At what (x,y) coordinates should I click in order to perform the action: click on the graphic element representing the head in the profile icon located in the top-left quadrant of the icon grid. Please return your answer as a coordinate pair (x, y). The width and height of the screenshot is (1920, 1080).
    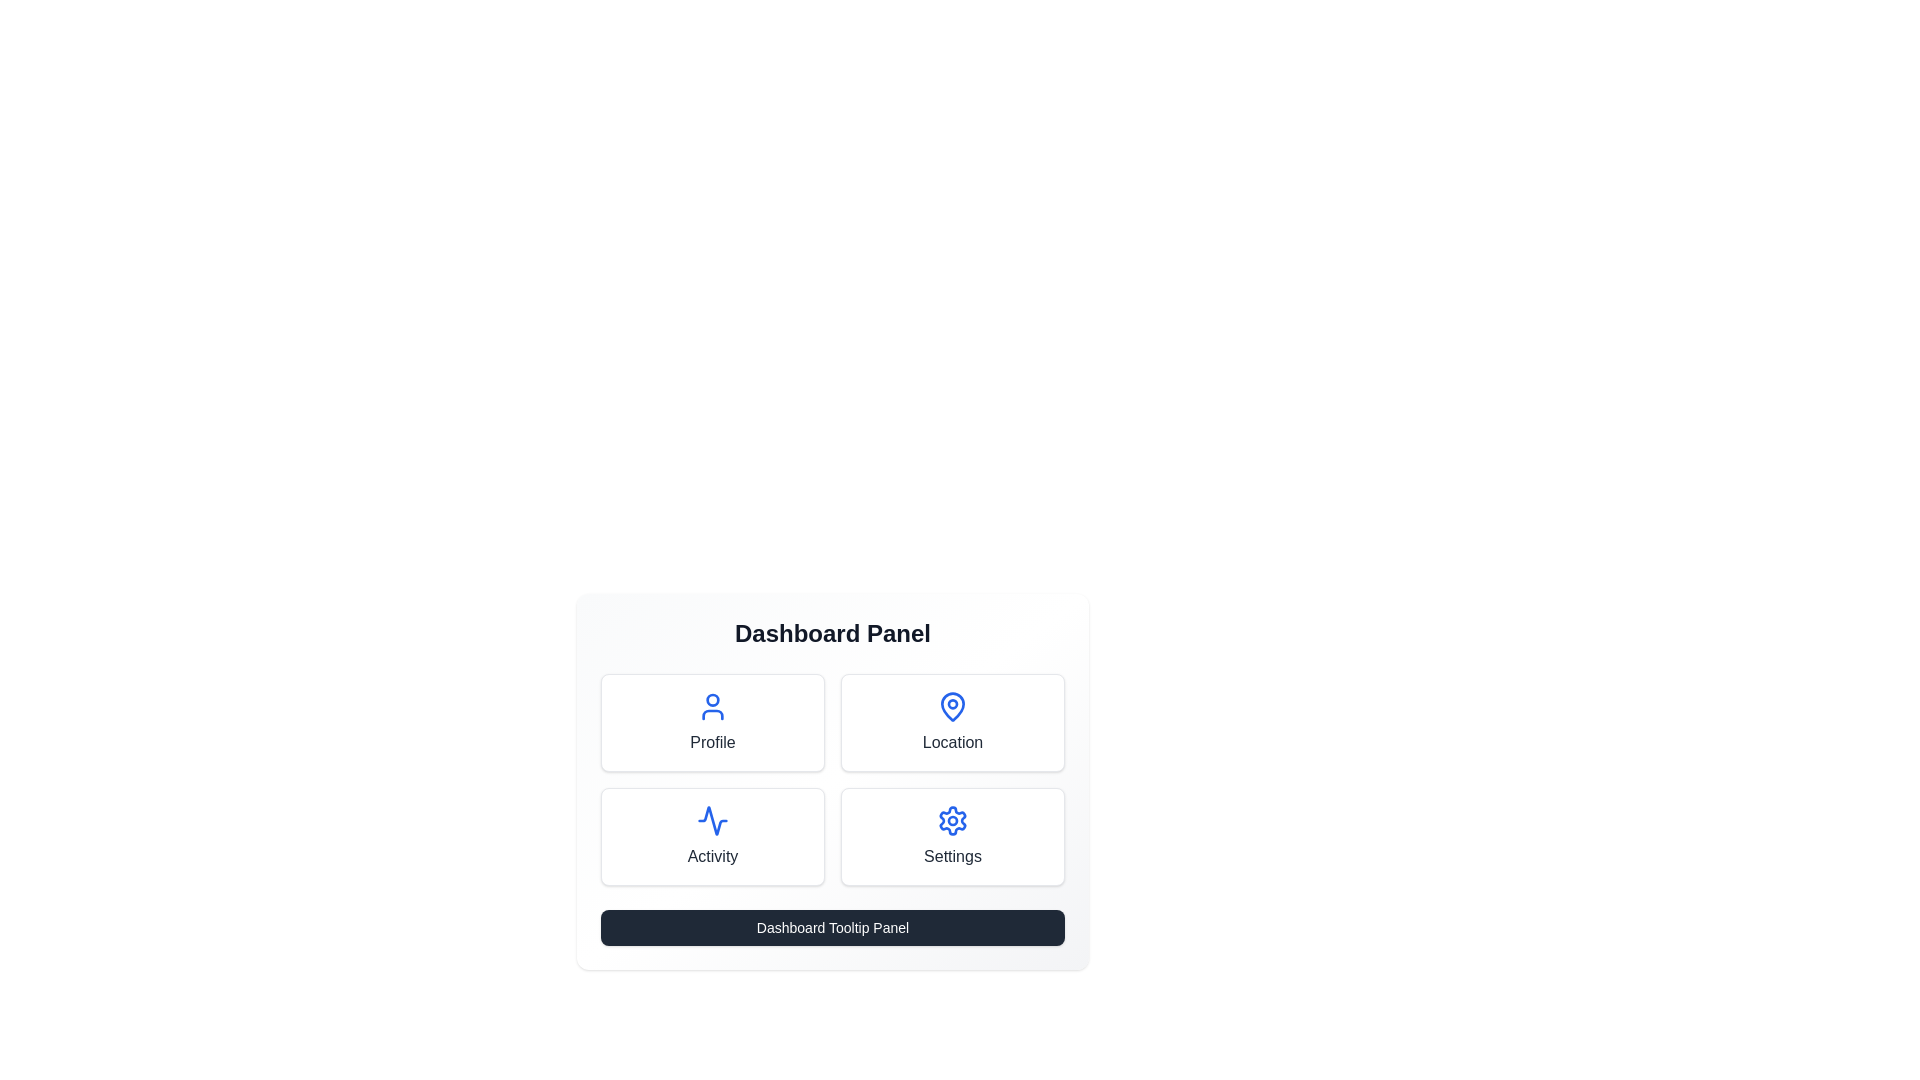
    Looking at the image, I should click on (713, 698).